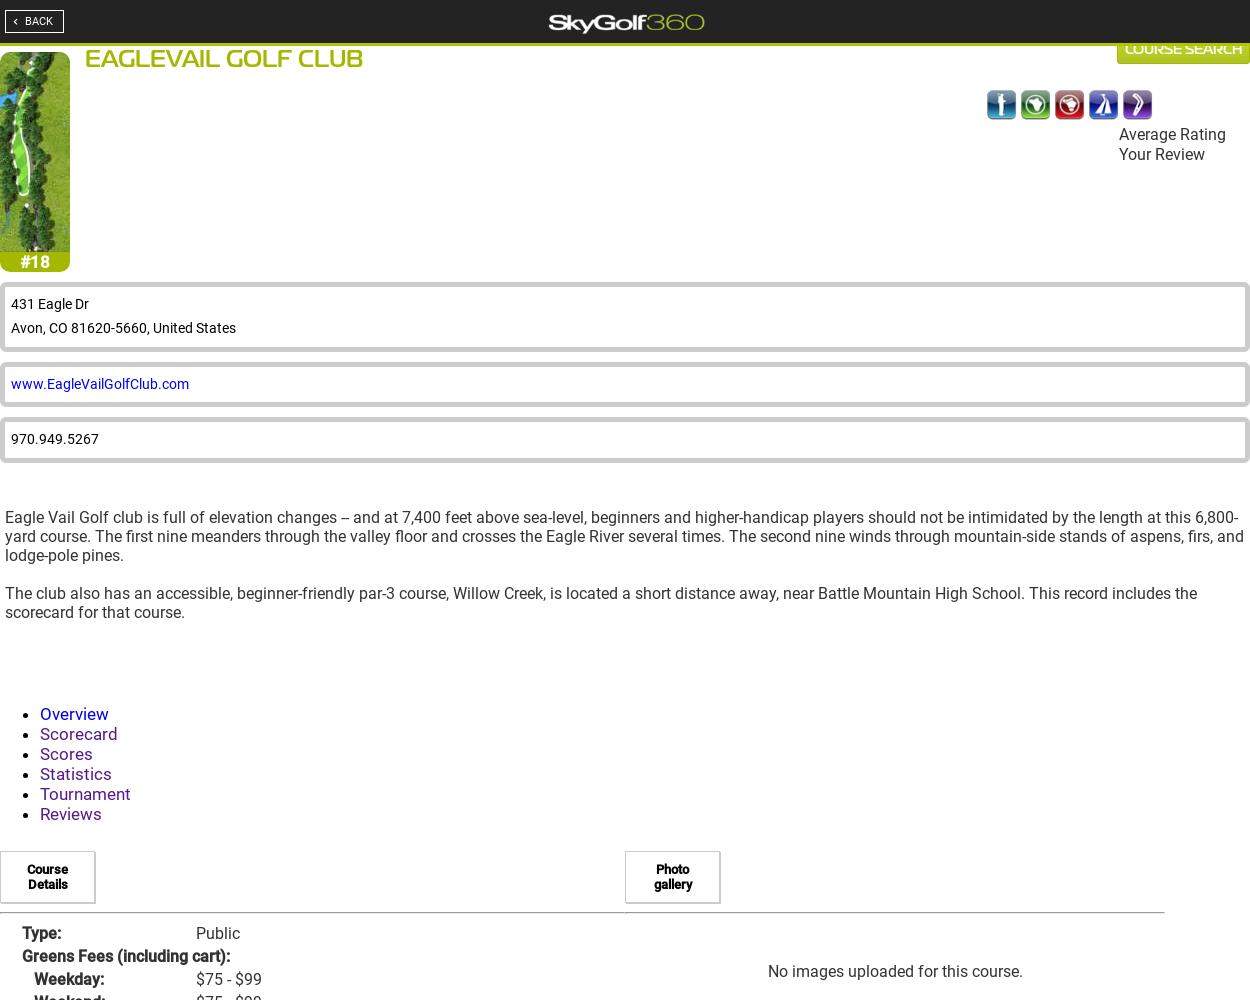 This screenshot has height=1000, width=1250. What do you see at coordinates (1183, 50) in the screenshot?
I see `'Course Search'` at bounding box center [1183, 50].